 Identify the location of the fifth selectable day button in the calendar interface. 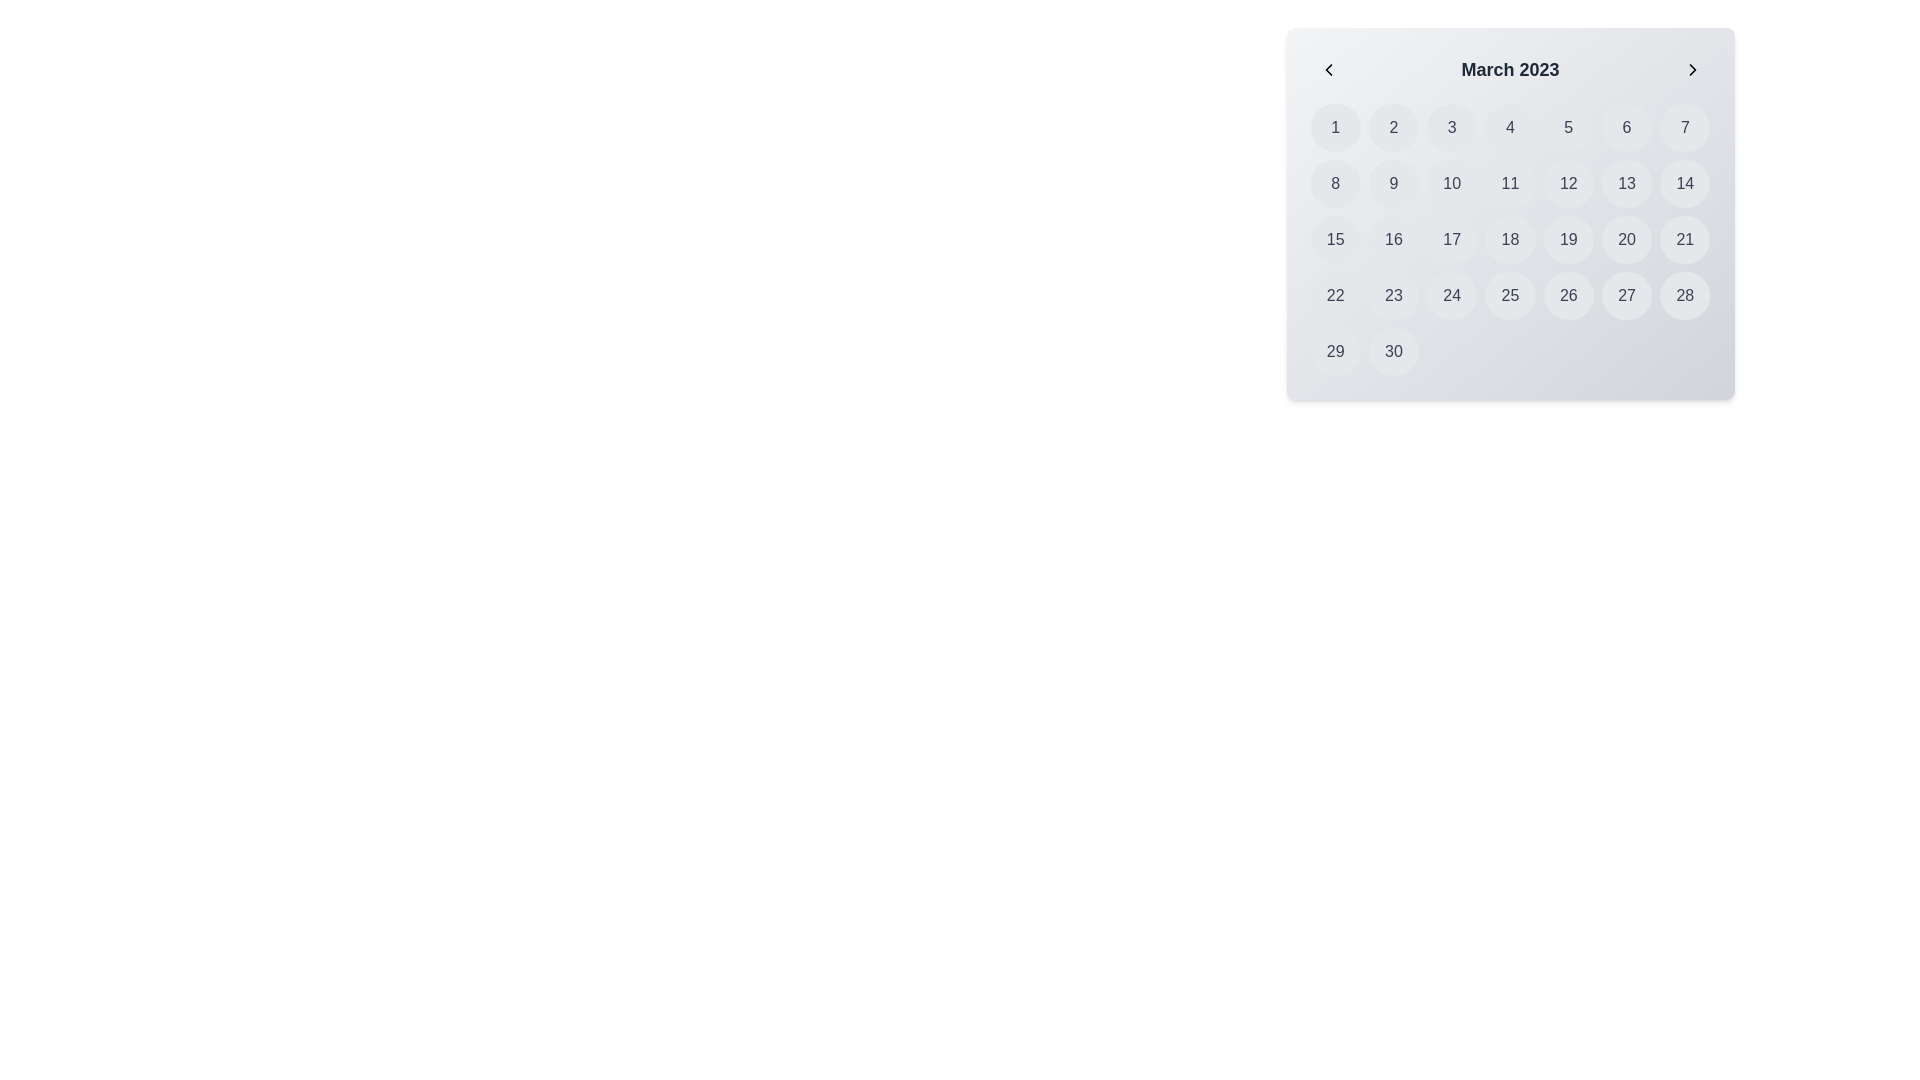
(1567, 127).